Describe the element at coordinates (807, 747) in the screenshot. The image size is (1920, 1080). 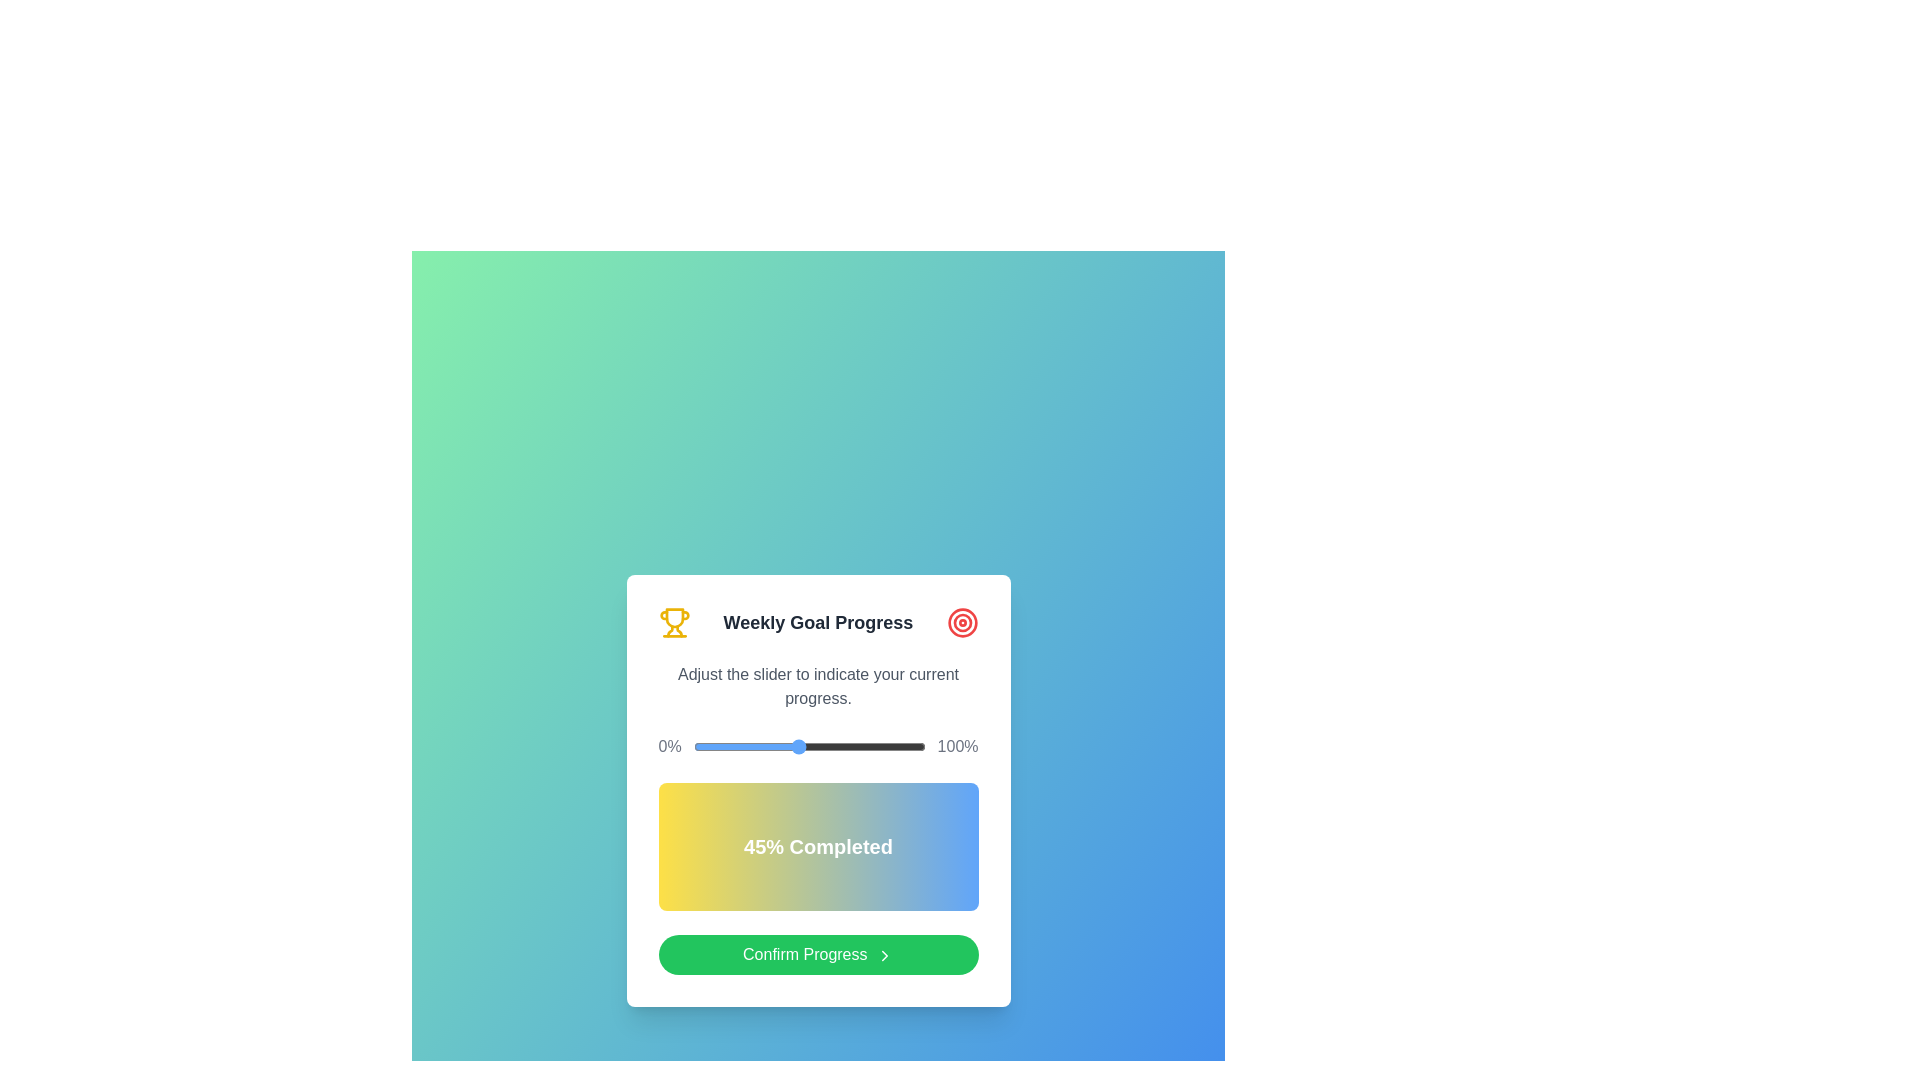
I see `the slider to set the progress percentage to 49` at that location.